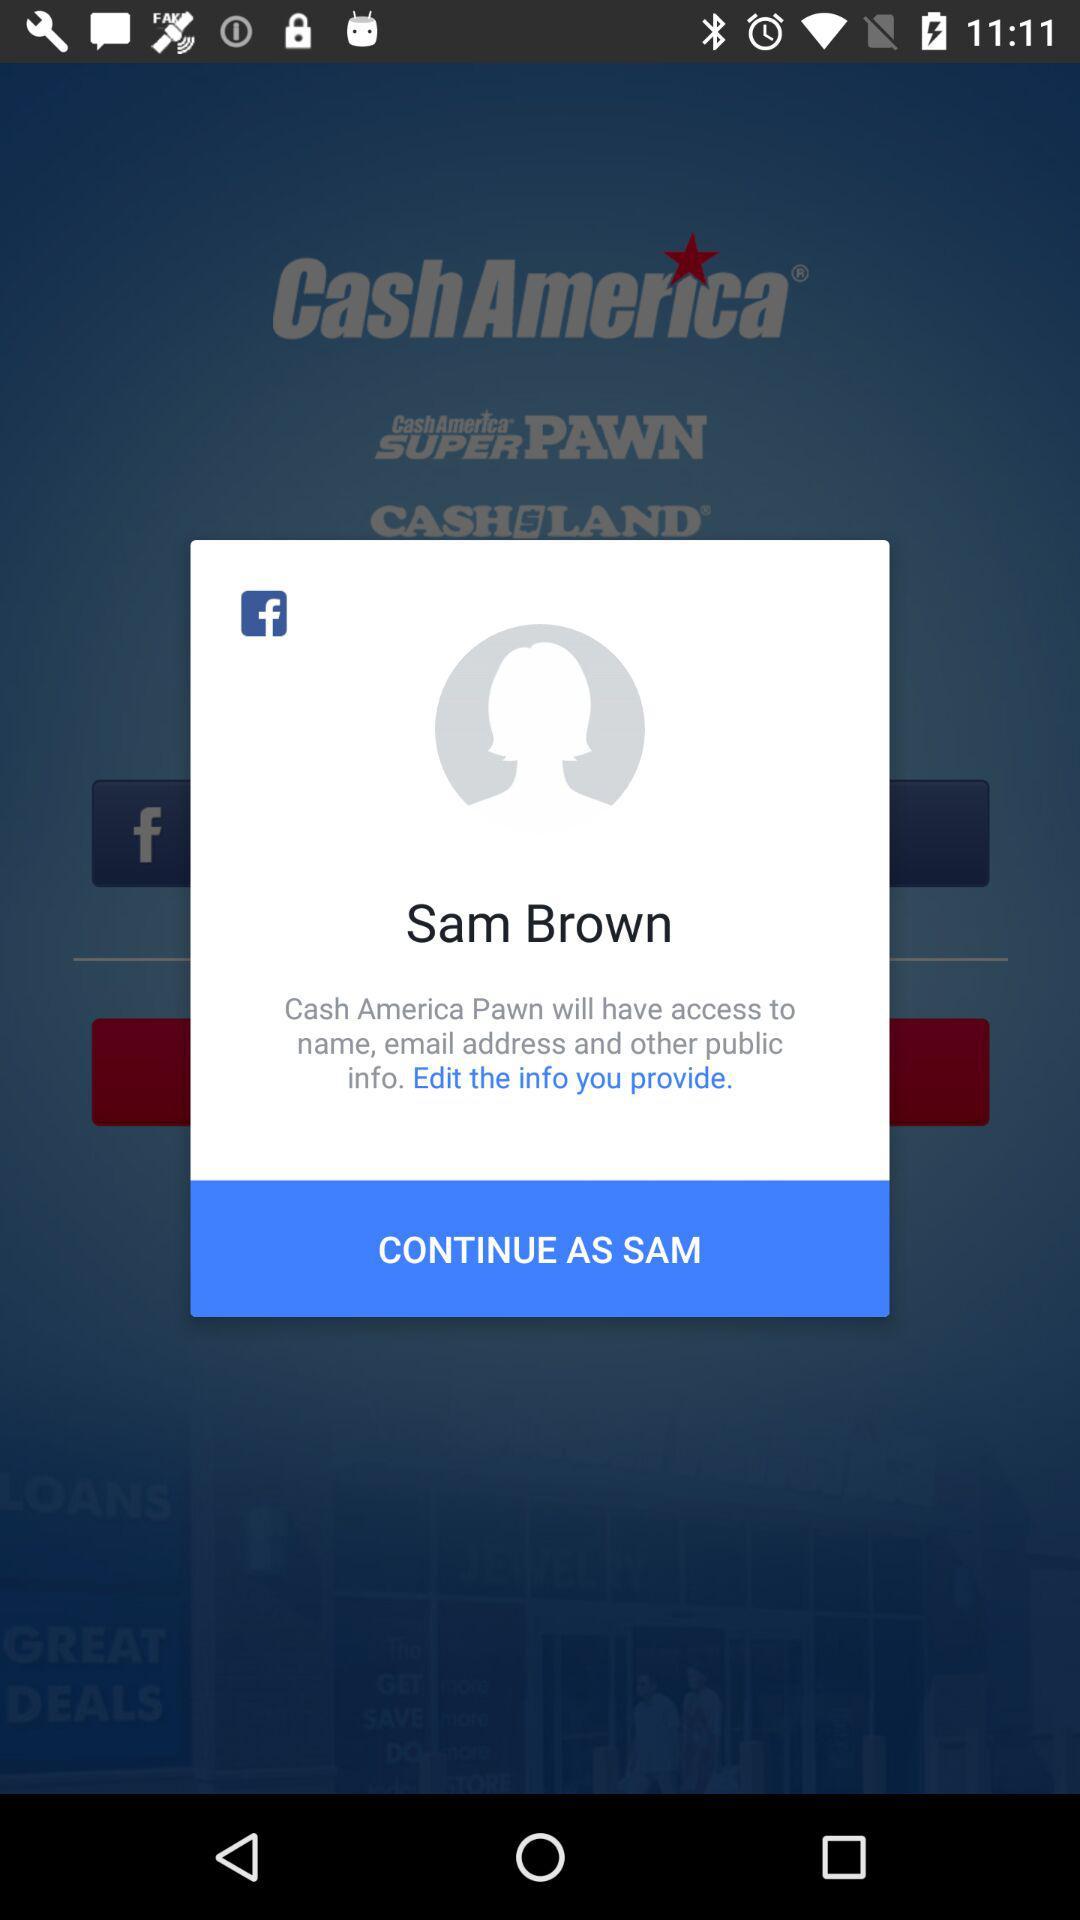 The height and width of the screenshot is (1920, 1080). Describe the element at coordinates (540, 1041) in the screenshot. I see `cash america pawn` at that location.